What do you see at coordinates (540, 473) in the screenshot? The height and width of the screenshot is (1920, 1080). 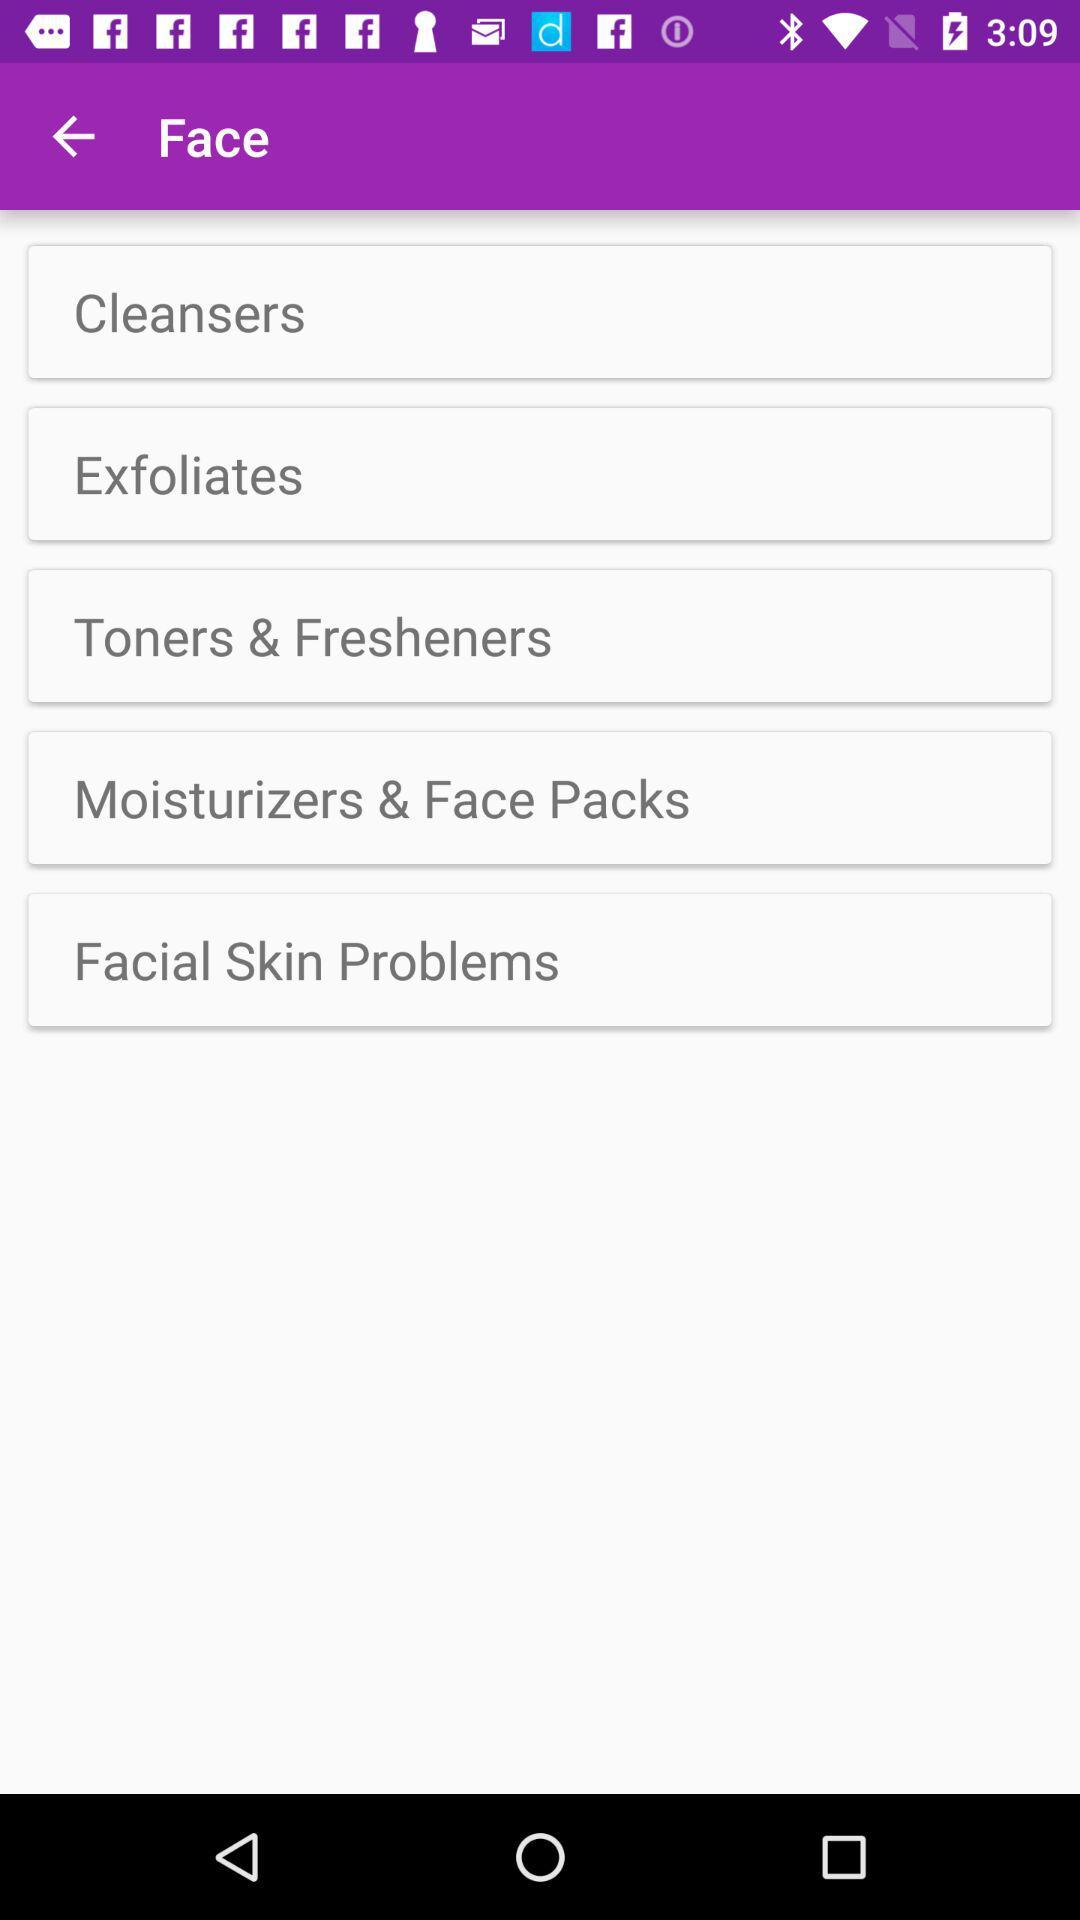 I see `item above the toners & fresheners` at bounding box center [540, 473].